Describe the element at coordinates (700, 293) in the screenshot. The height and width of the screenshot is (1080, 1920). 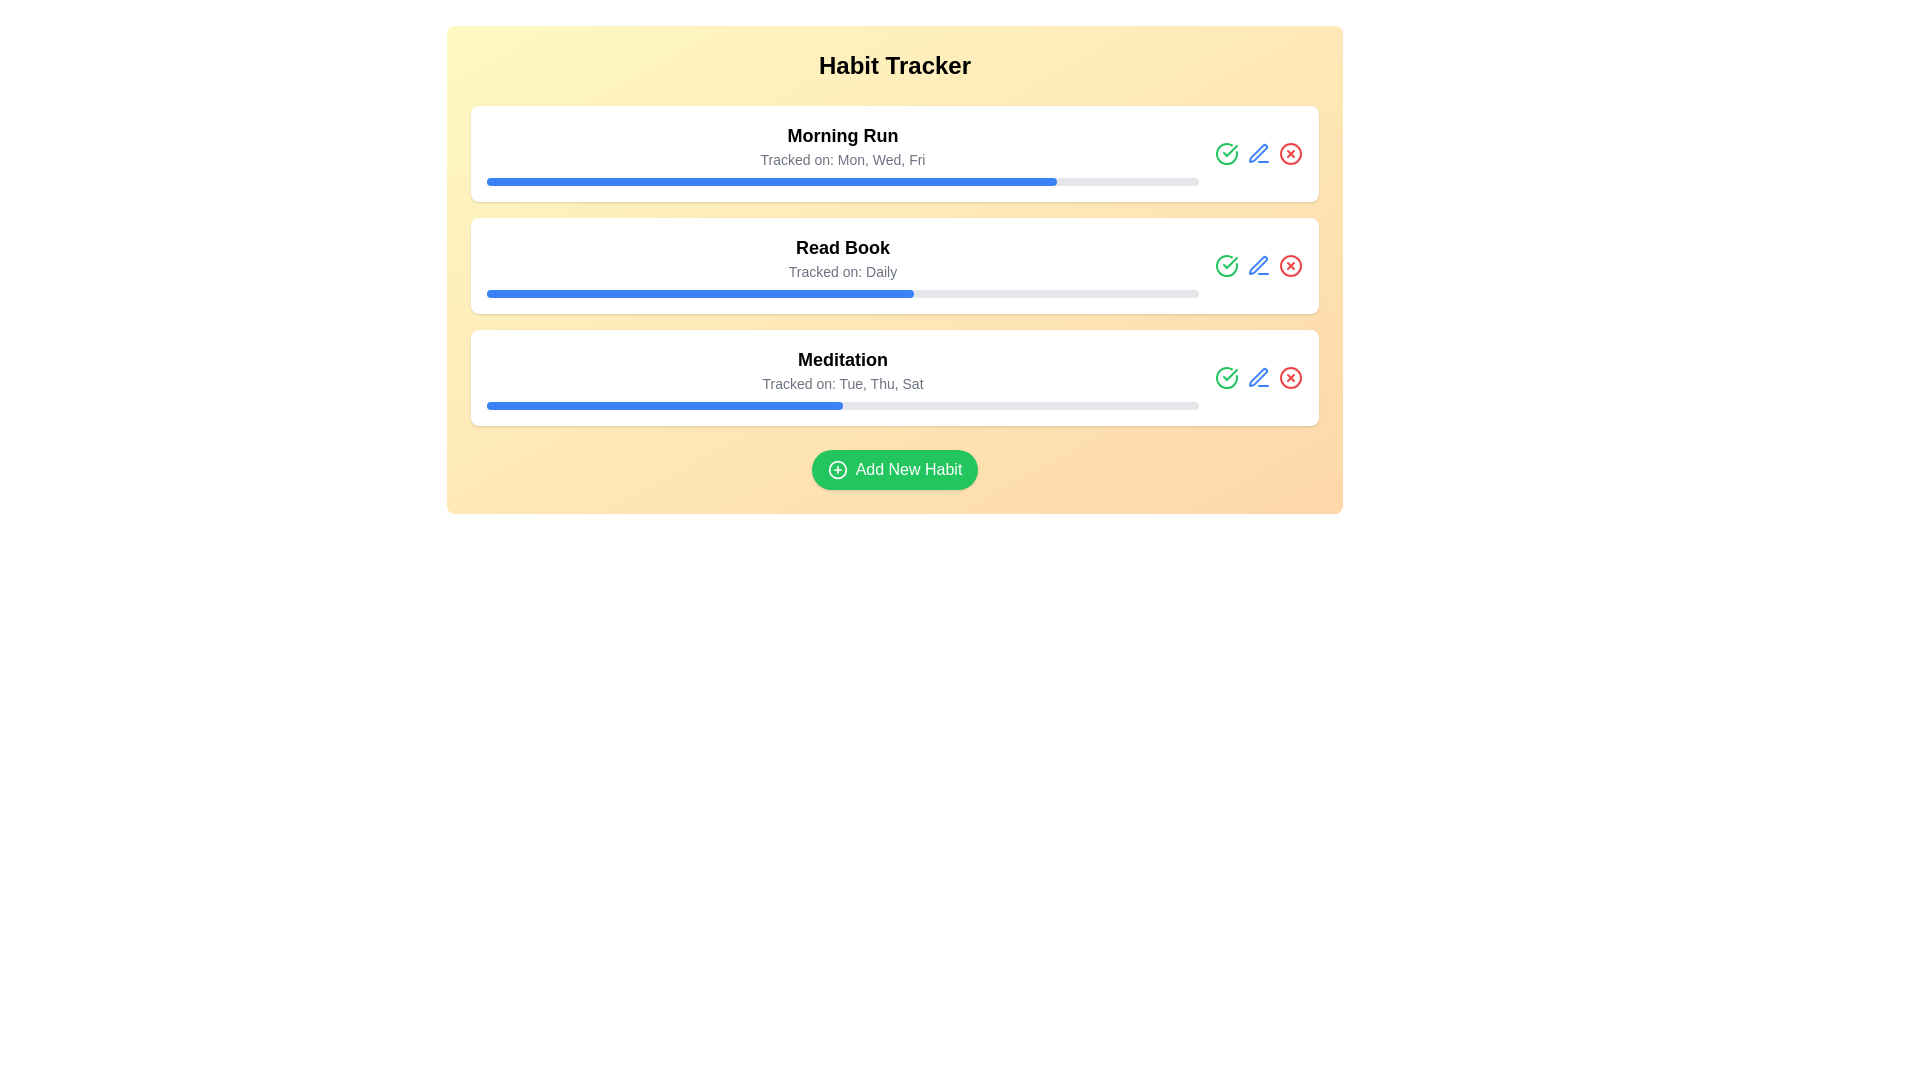
I see `the Progress Indicator that visually represents the completion percentage of the habit 'Read Book'` at that location.